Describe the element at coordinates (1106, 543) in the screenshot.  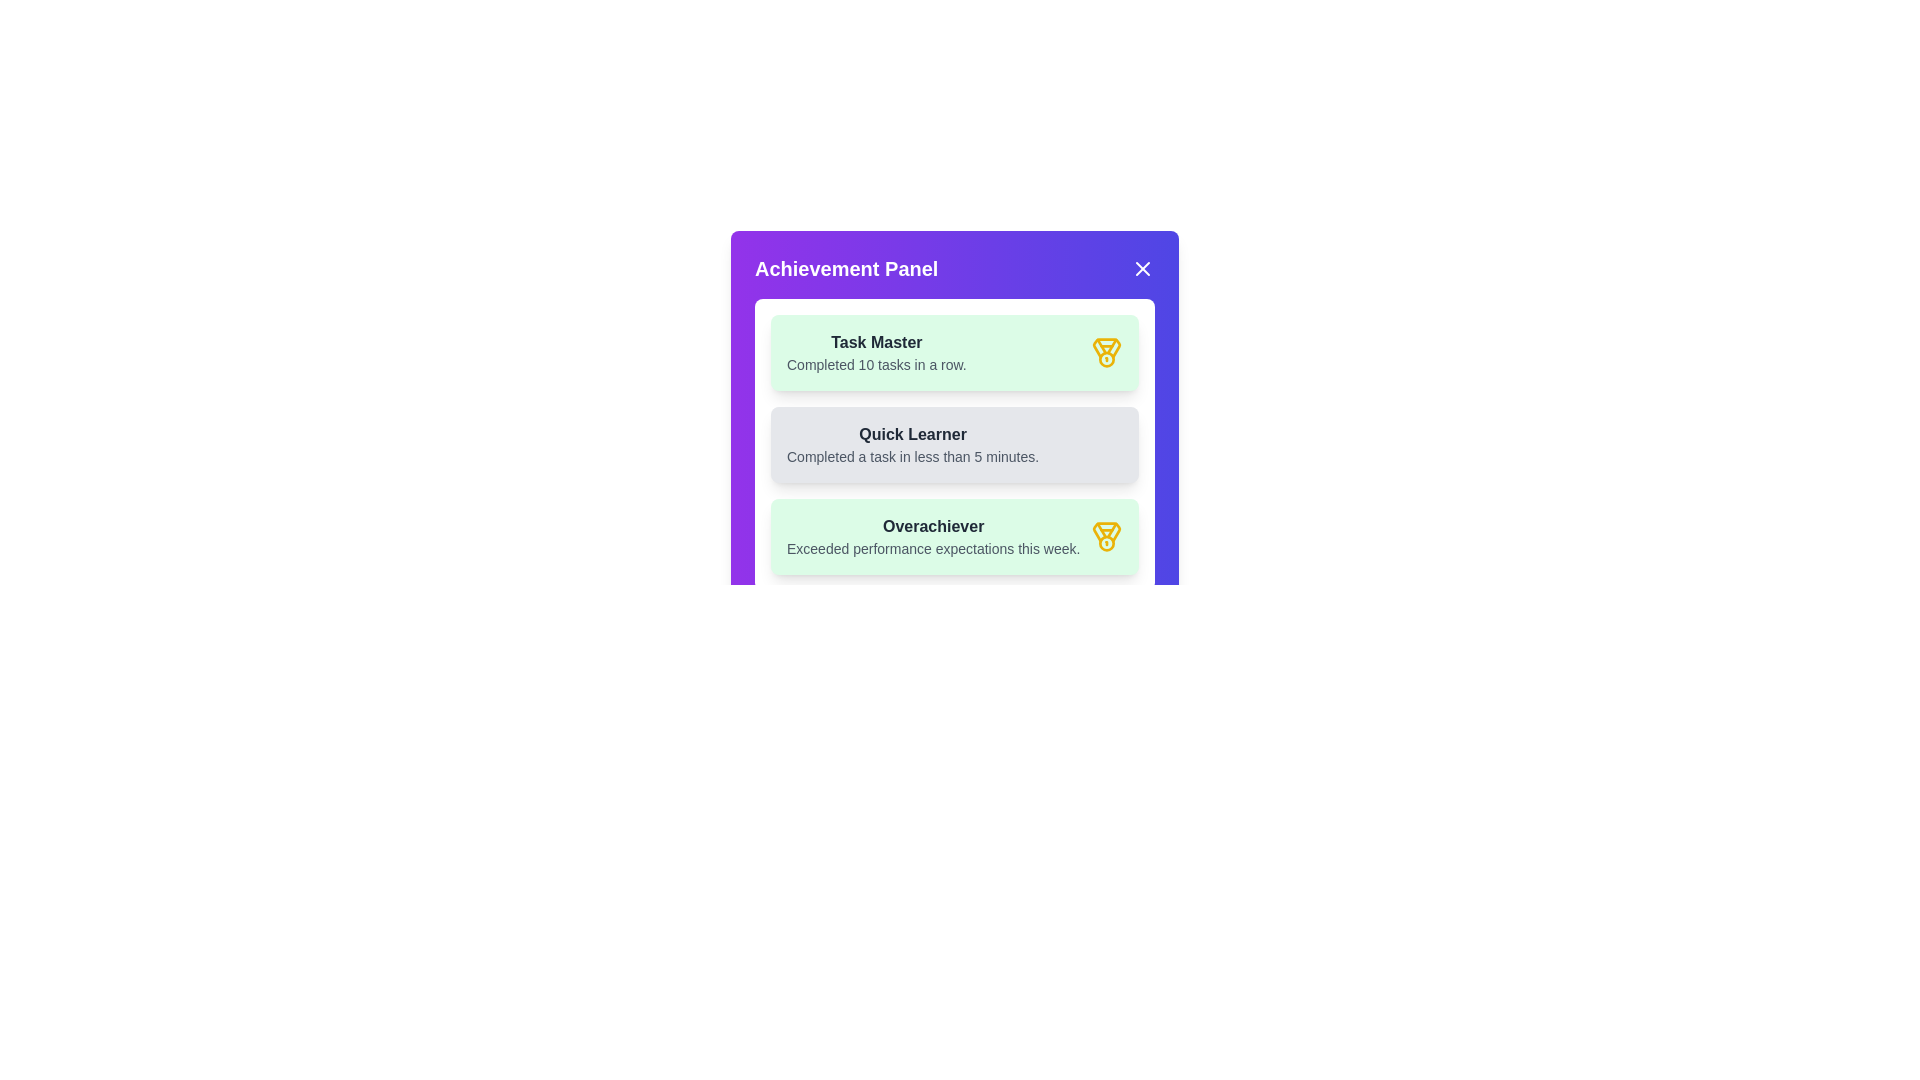
I see `the central circular part of the medal graphic in the 'Overachiever' achievement item located in the 'Achievement Panel'` at that location.